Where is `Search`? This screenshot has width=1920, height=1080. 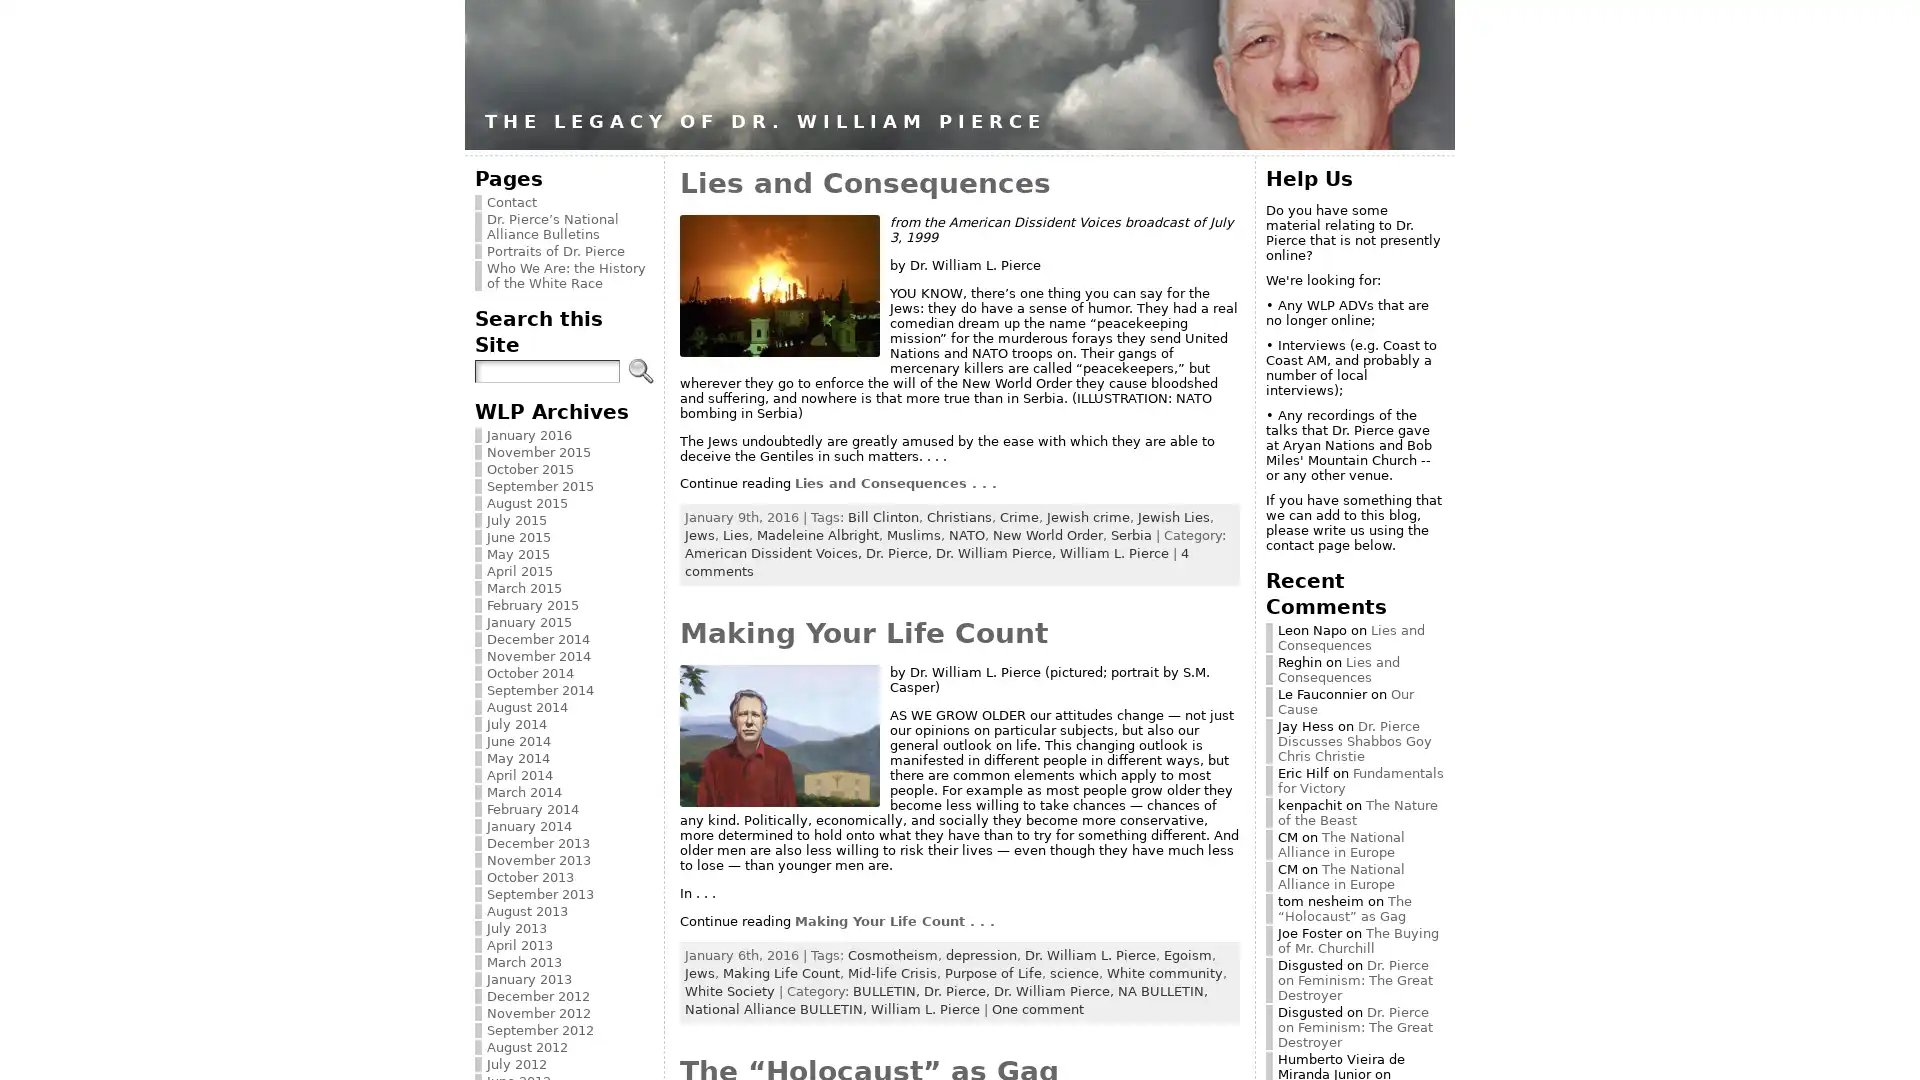 Search is located at coordinates (637, 370).